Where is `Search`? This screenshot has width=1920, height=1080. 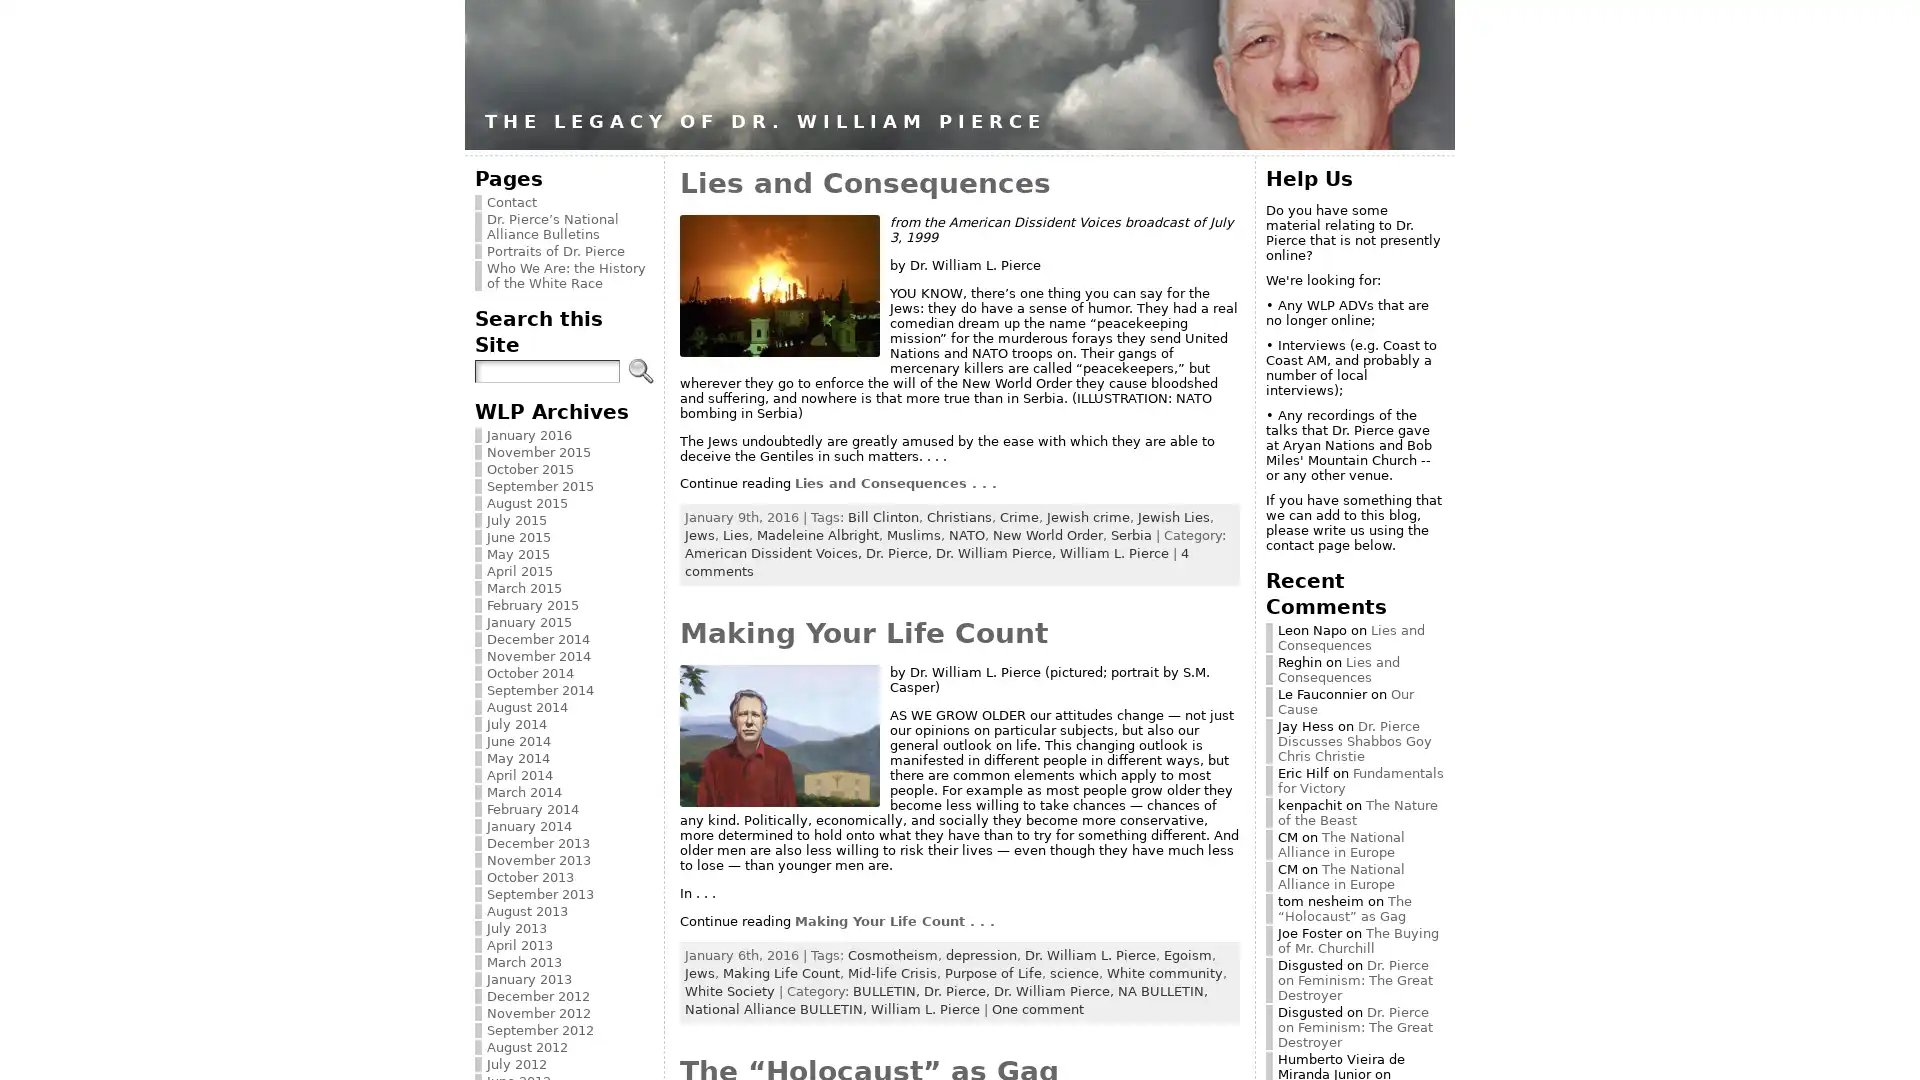 Search is located at coordinates (637, 370).